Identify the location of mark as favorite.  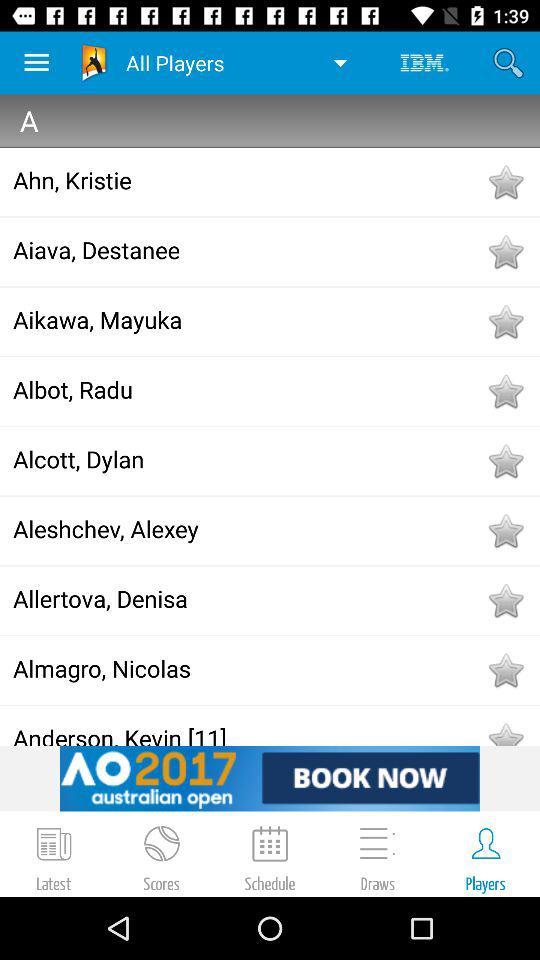
(504, 321).